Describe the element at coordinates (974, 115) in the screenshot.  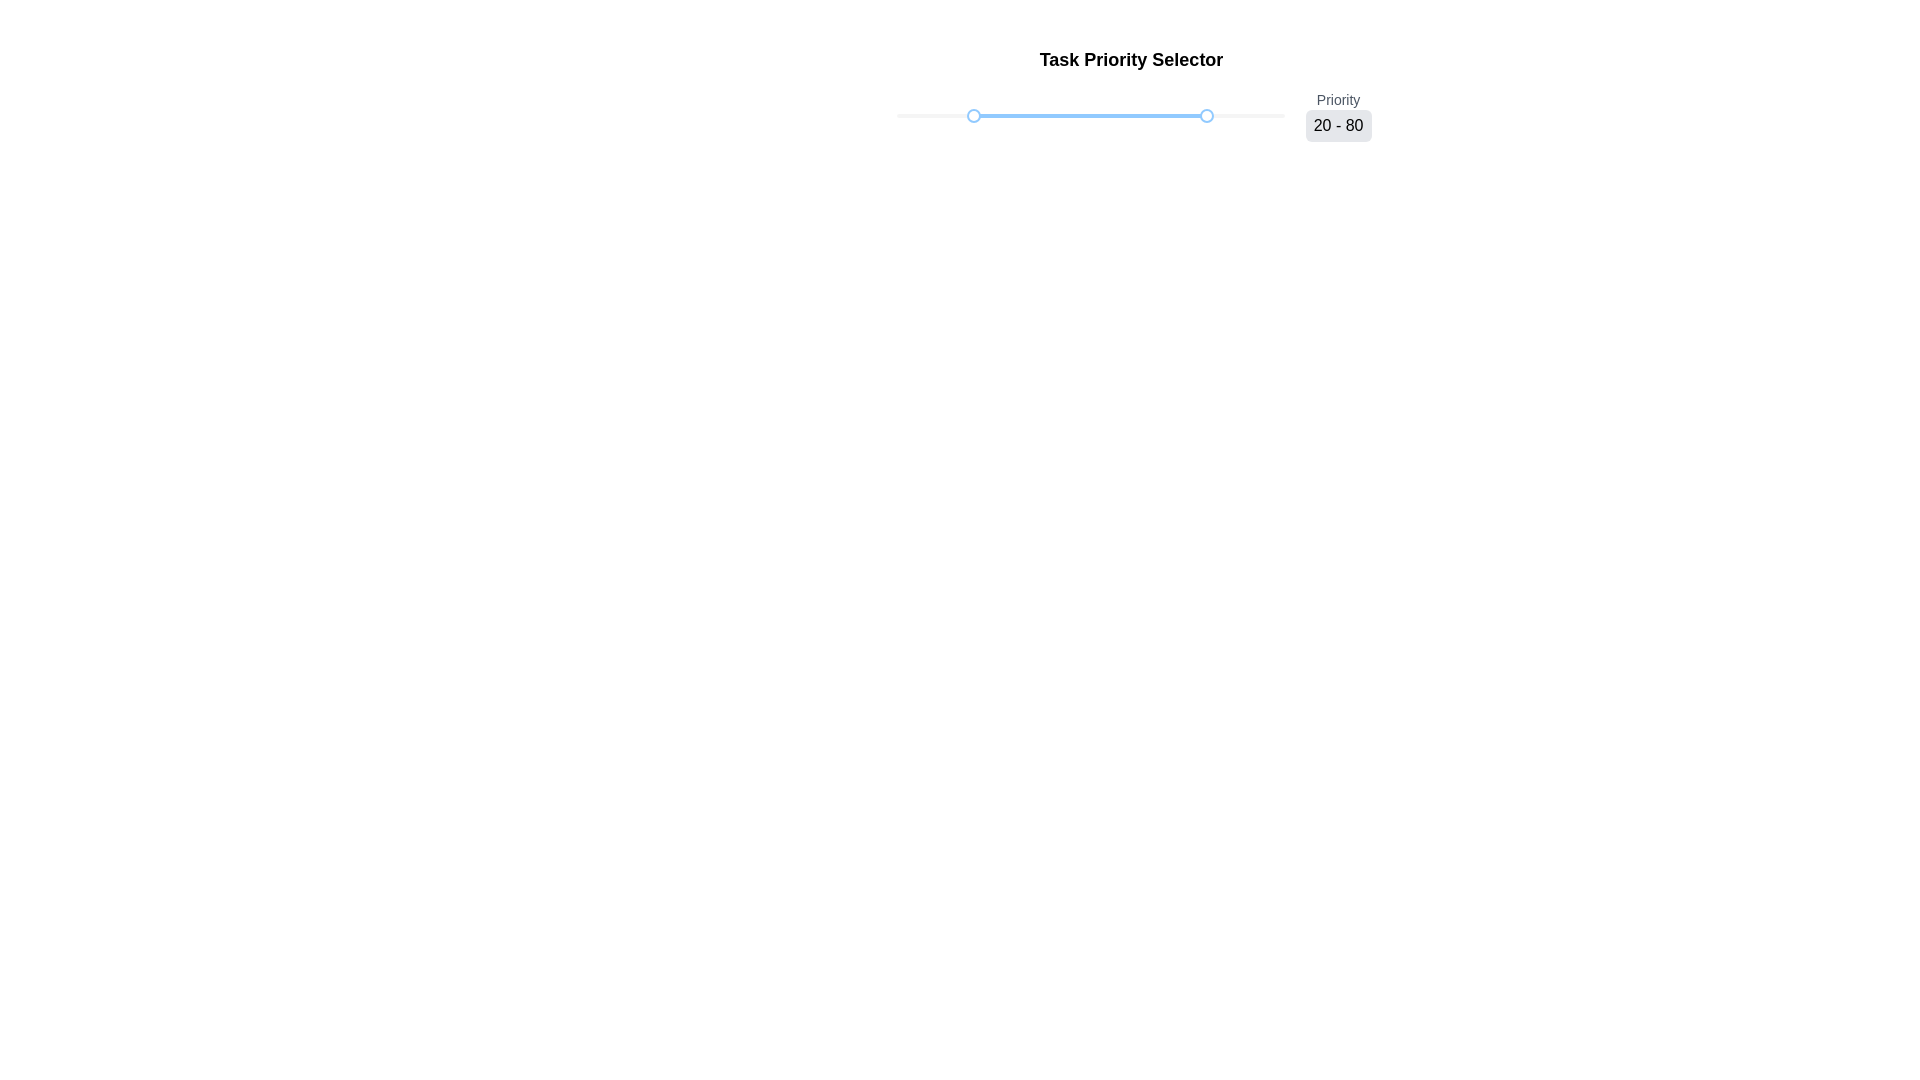
I see `the slider` at that location.